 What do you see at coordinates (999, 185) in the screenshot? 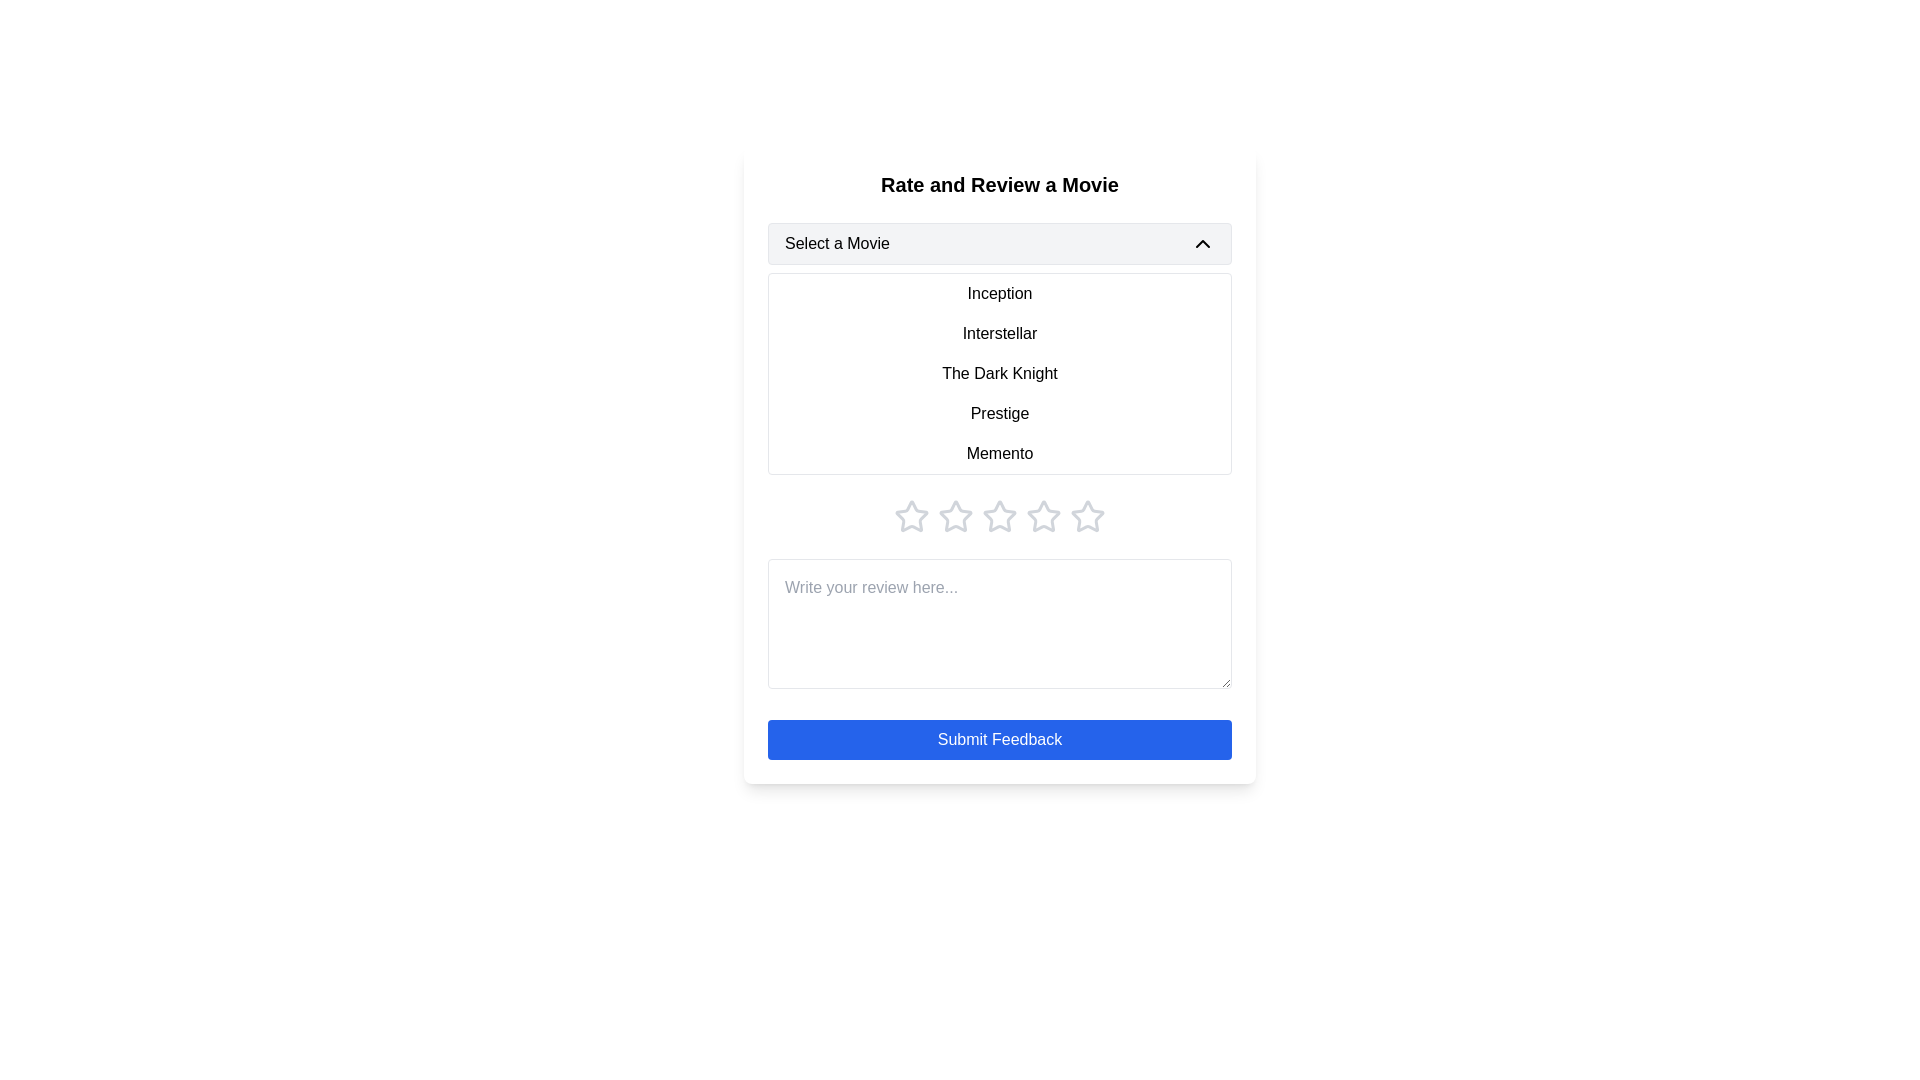
I see `the heading element which serves as the title for the section, located at the top of a white card-like structure with rounded corners` at bounding box center [999, 185].